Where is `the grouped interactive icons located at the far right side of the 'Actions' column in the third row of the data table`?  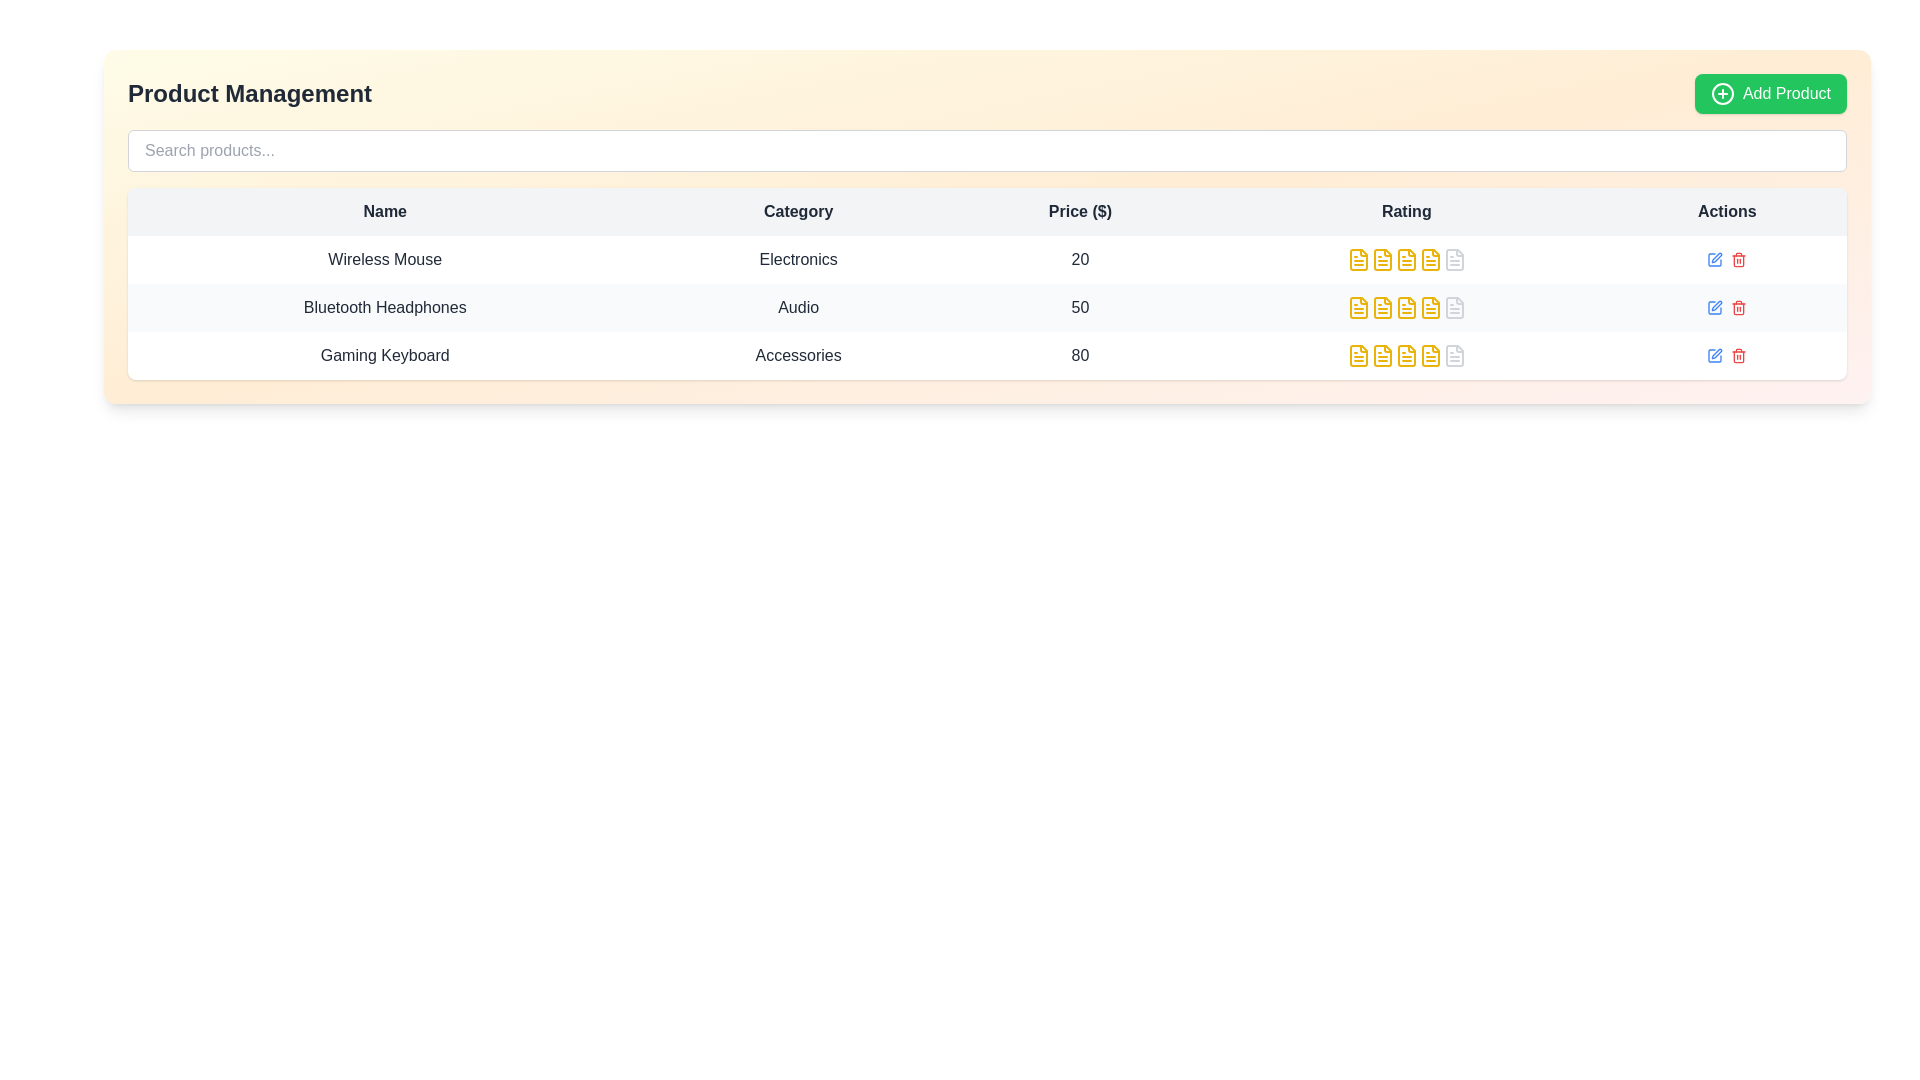 the grouped interactive icons located at the far right side of the 'Actions' column in the third row of the data table is located at coordinates (1726, 308).